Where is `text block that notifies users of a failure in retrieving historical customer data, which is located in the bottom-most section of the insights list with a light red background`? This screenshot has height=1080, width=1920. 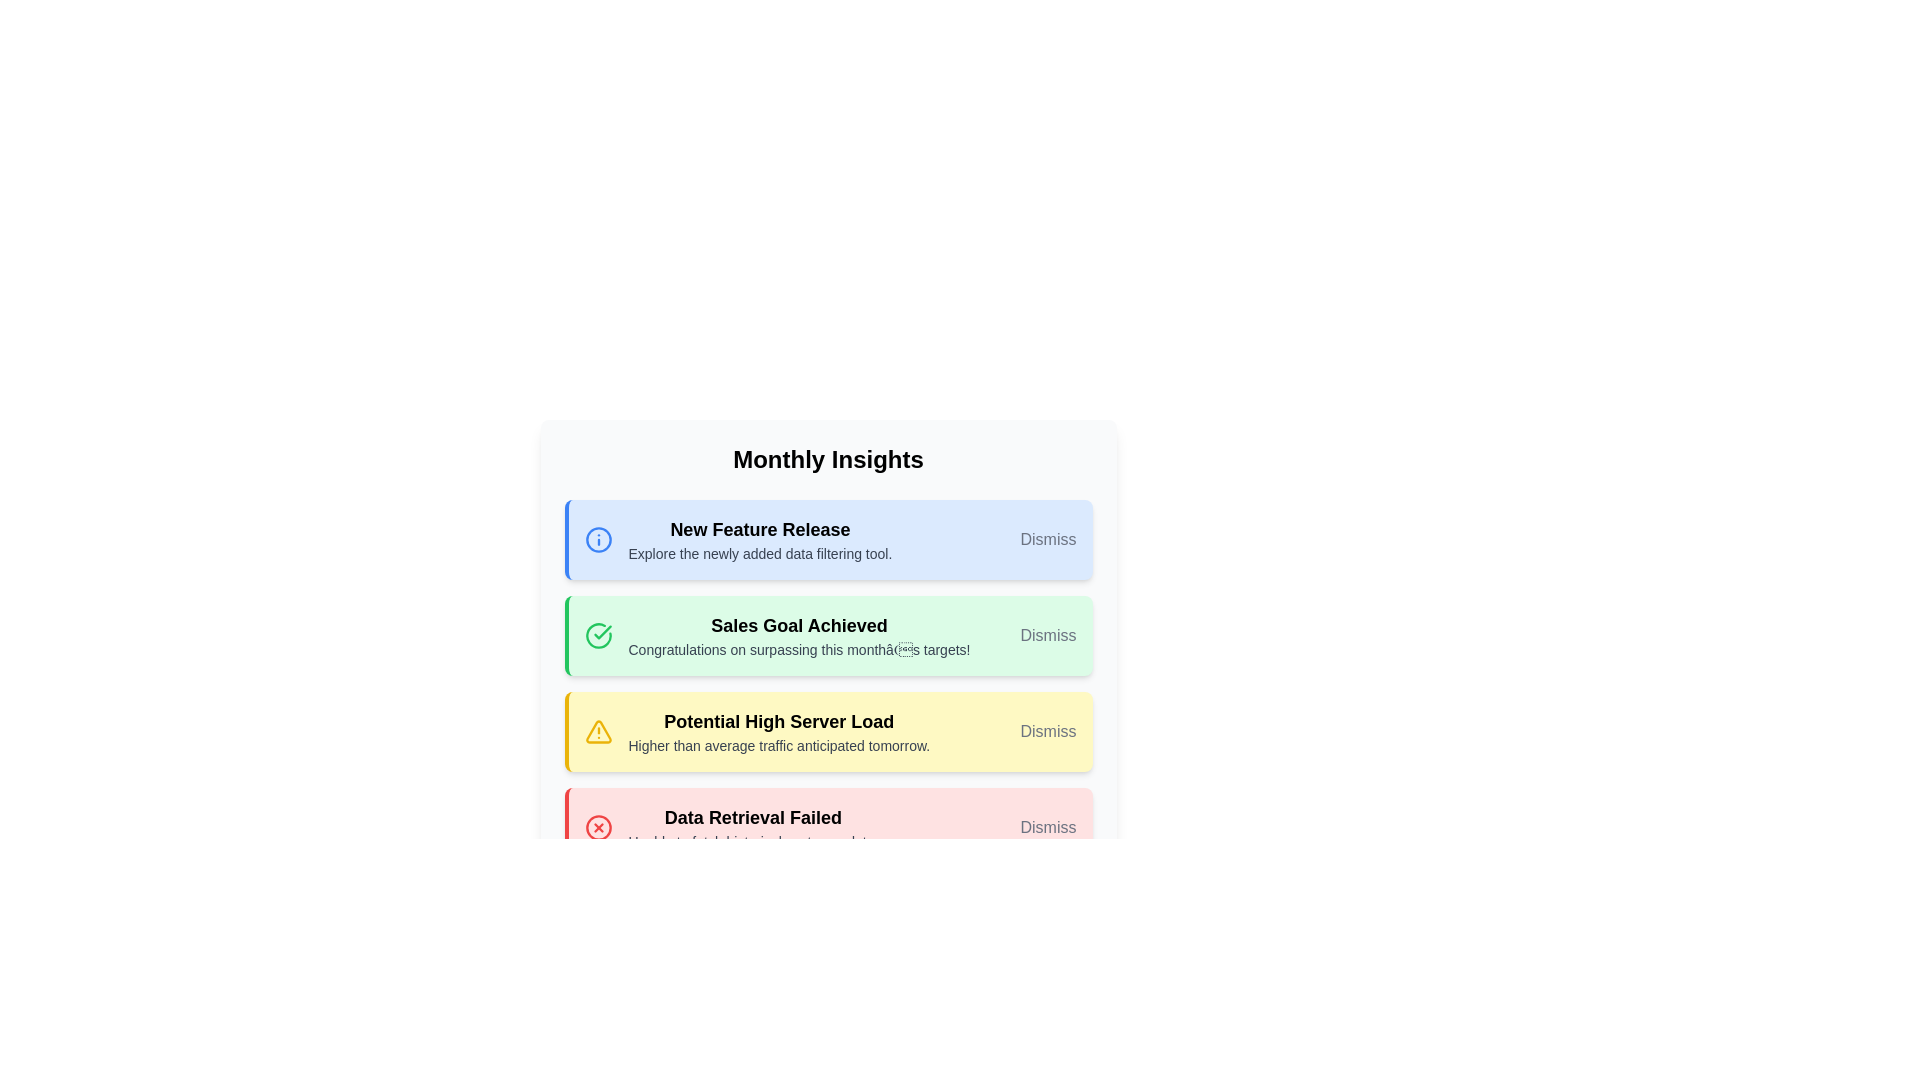 text block that notifies users of a failure in retrieving historical customer data, which is located in the bottom-most section of the insights list with a light red background is located at coordinates (752, 828).